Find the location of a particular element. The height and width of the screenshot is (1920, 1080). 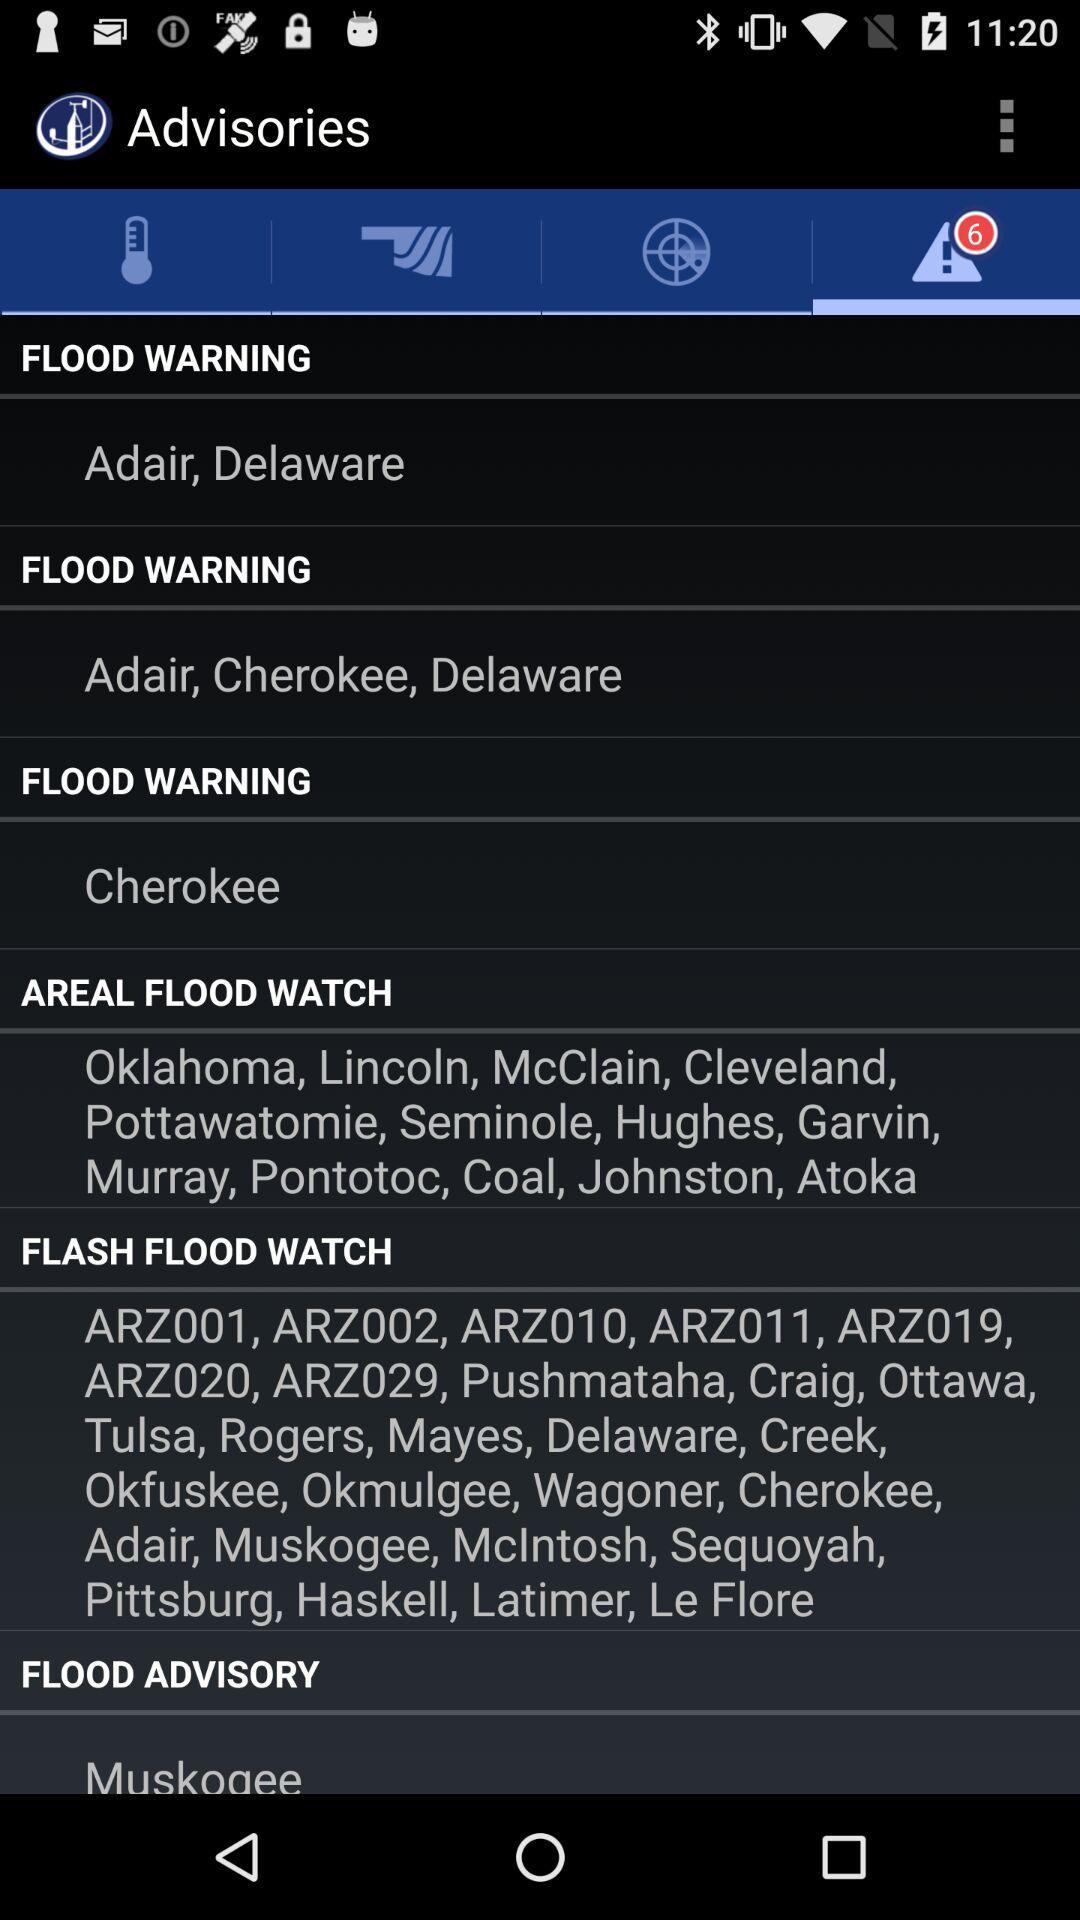

the muskogee is located at coordinates (540, 1753).